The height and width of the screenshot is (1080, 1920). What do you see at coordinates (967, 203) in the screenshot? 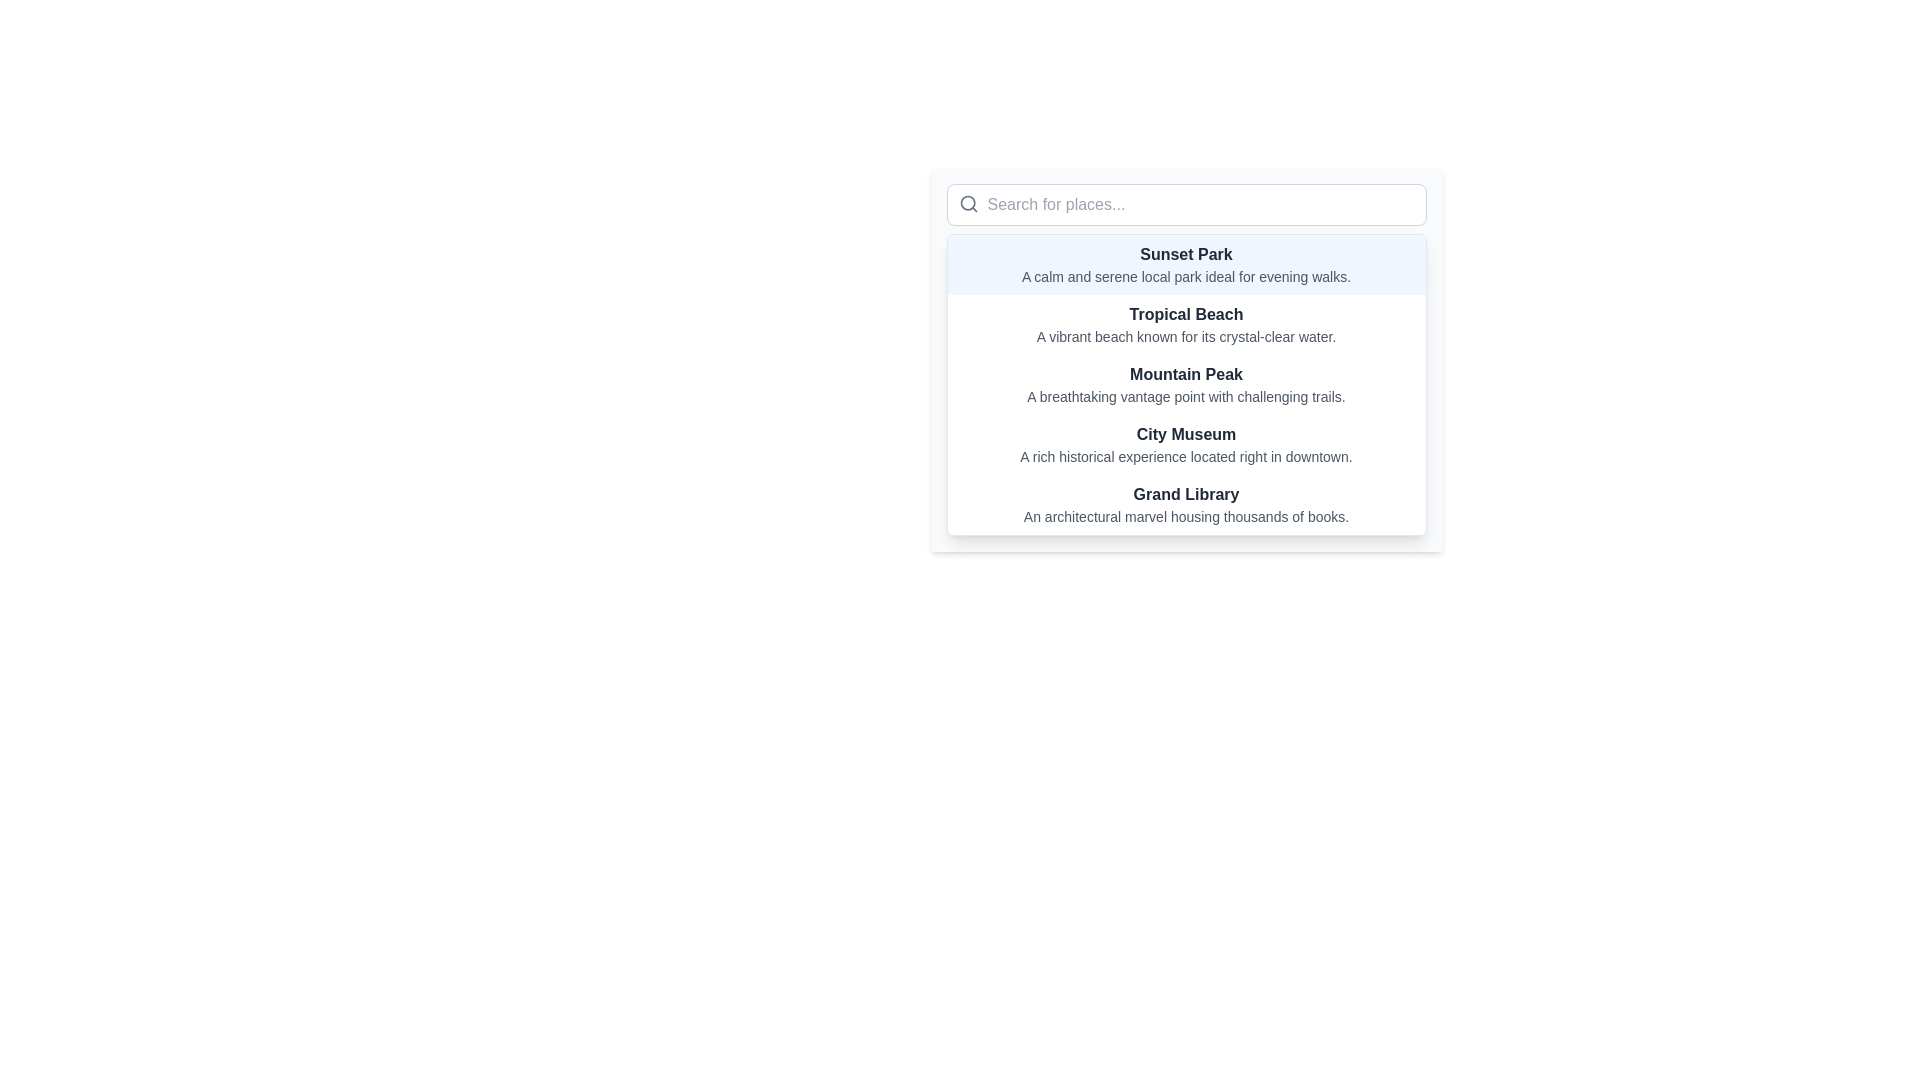
I see `the SVG circle that represents the inner detail of the search icon, located near the search bar in the top-left corner of the interface` at bounding box center [967, 203].